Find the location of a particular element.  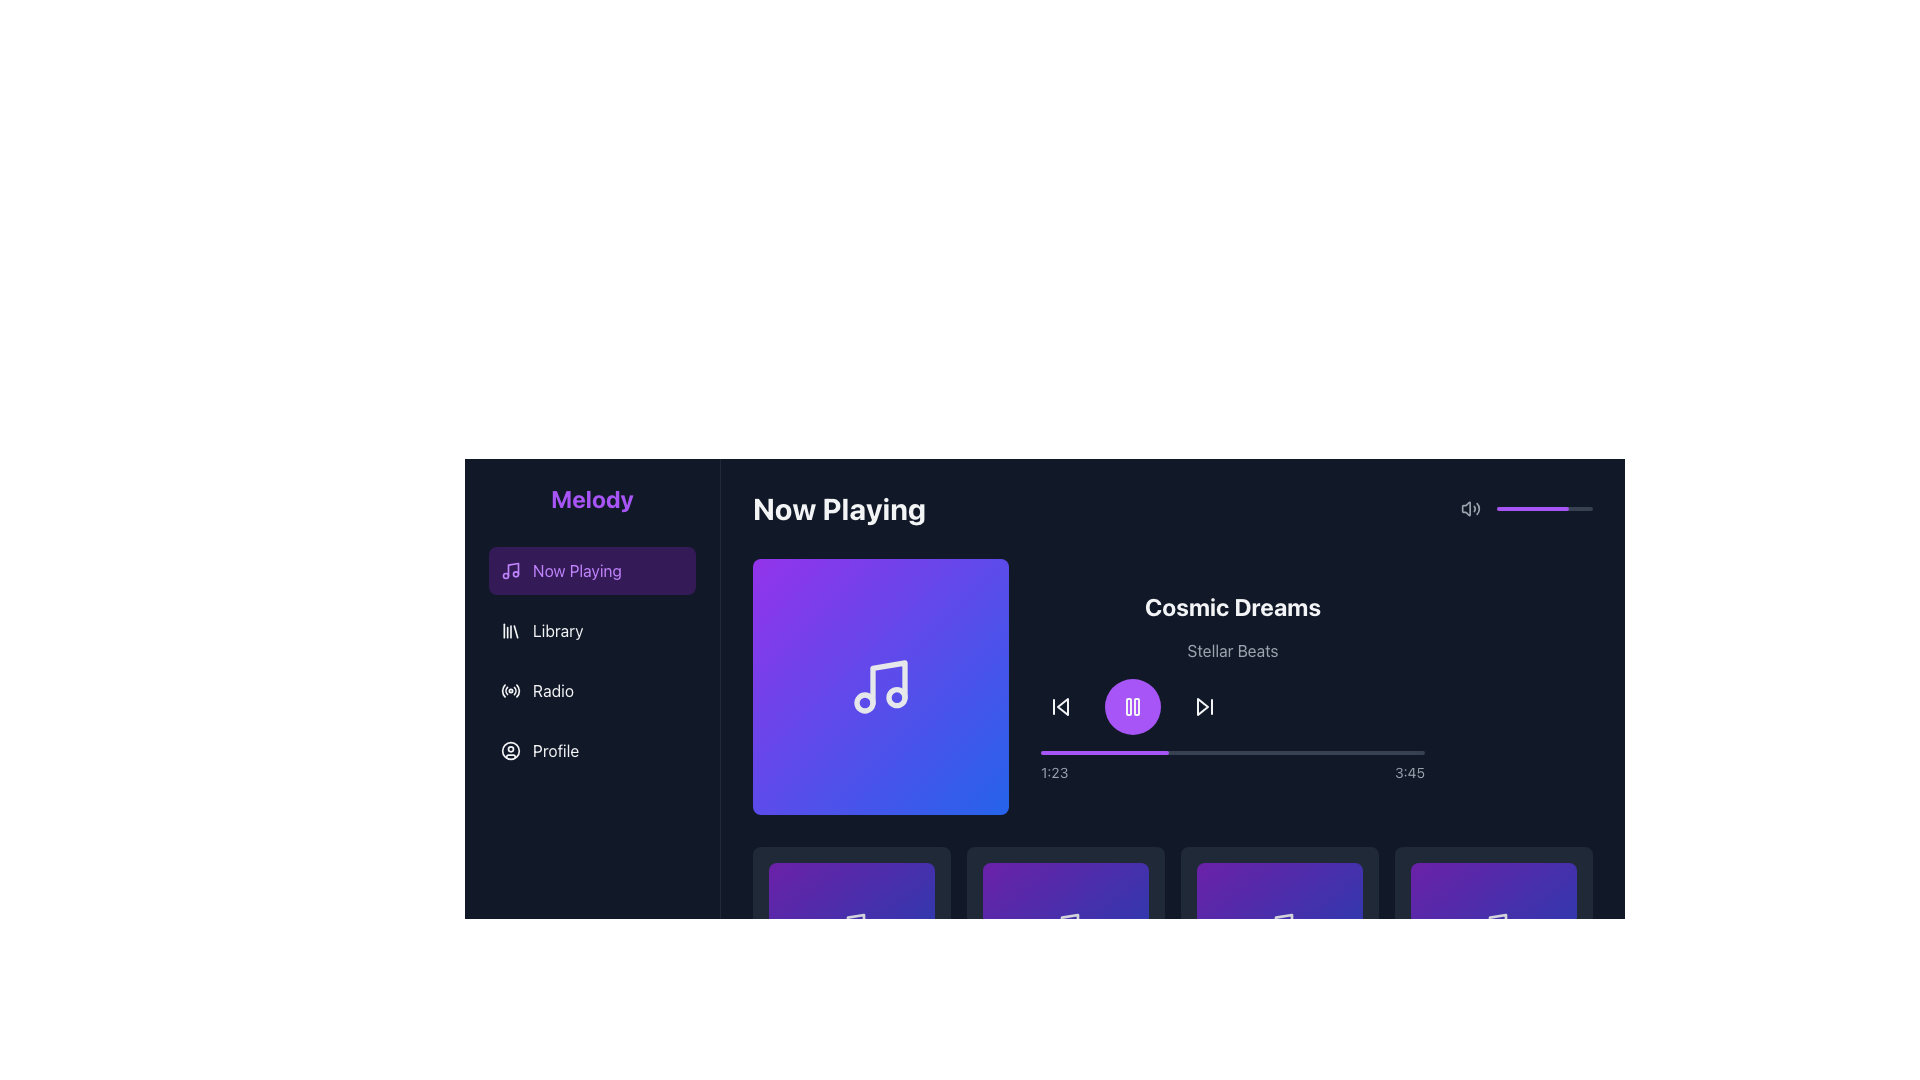

the circular purple button with a white pause icon in the center is located at coordinates (1132, 705).